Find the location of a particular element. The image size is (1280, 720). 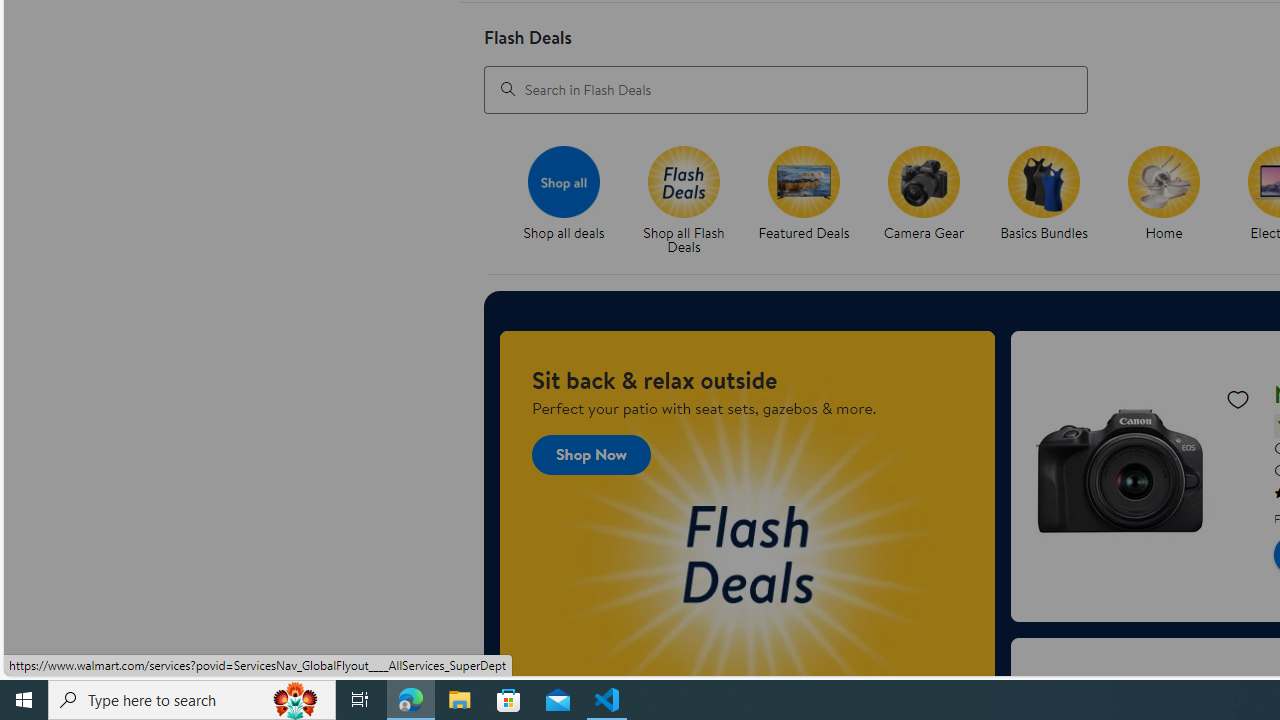

'Camera Gear' is located at coordinates (930, 201).